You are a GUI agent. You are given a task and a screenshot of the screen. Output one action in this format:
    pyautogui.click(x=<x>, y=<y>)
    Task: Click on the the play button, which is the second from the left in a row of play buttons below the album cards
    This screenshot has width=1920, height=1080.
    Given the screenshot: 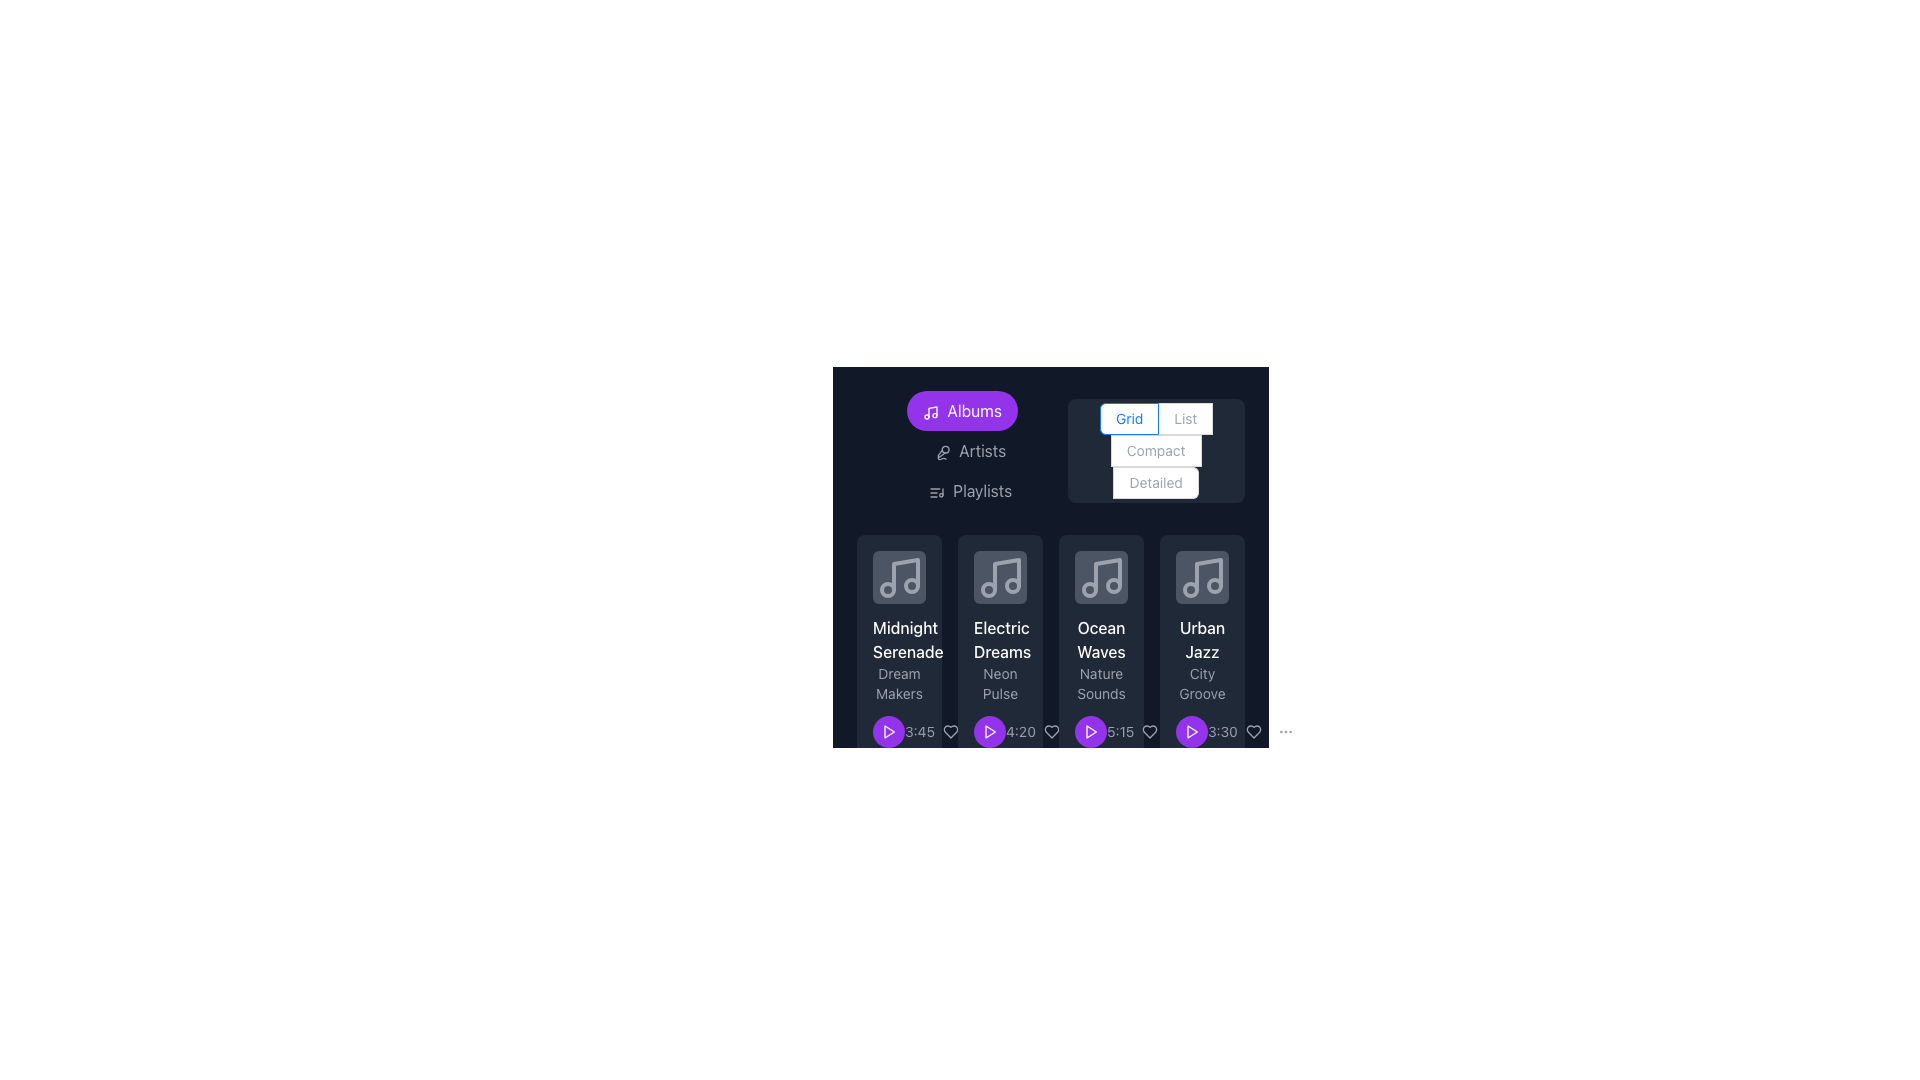 What is the action you would take?
    pyautogui.click(x=989, y=732)
    